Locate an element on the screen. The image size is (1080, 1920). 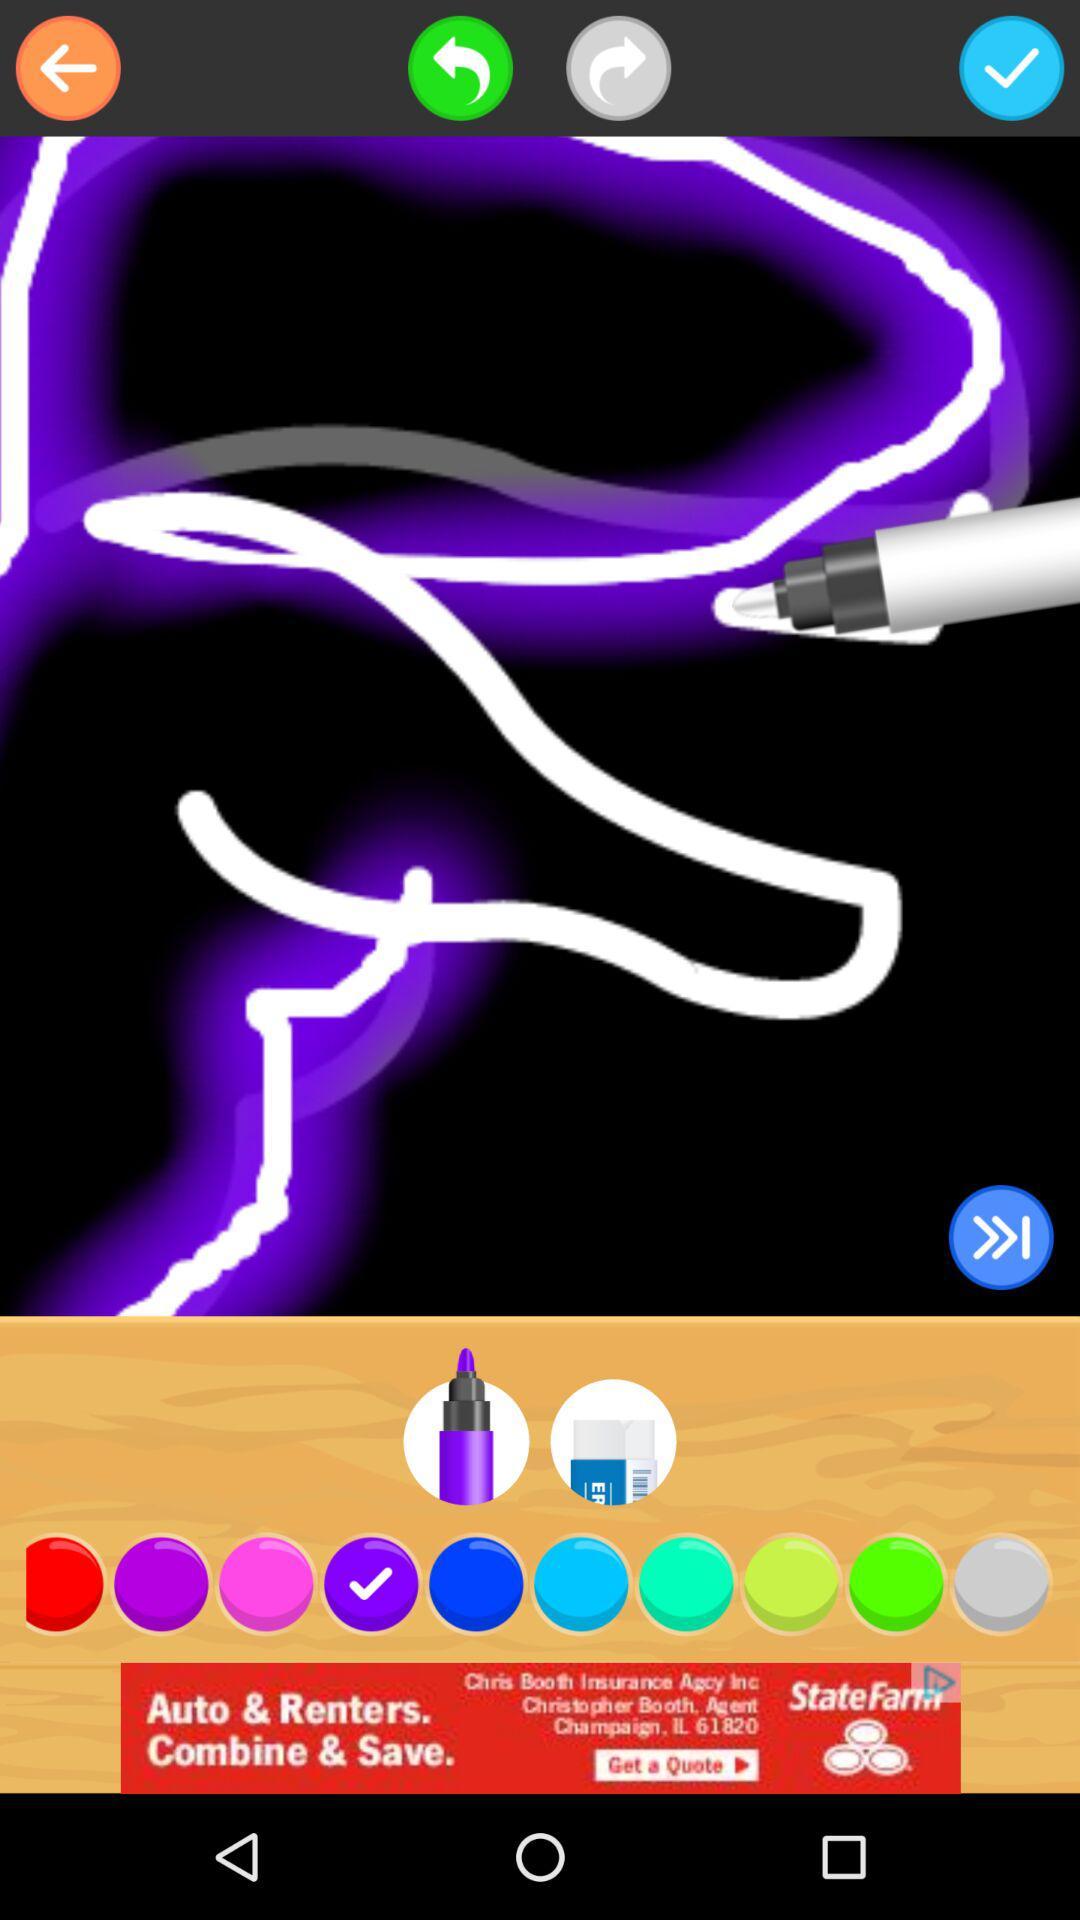
complete save done check mark is located at coordinates (1011, 68).